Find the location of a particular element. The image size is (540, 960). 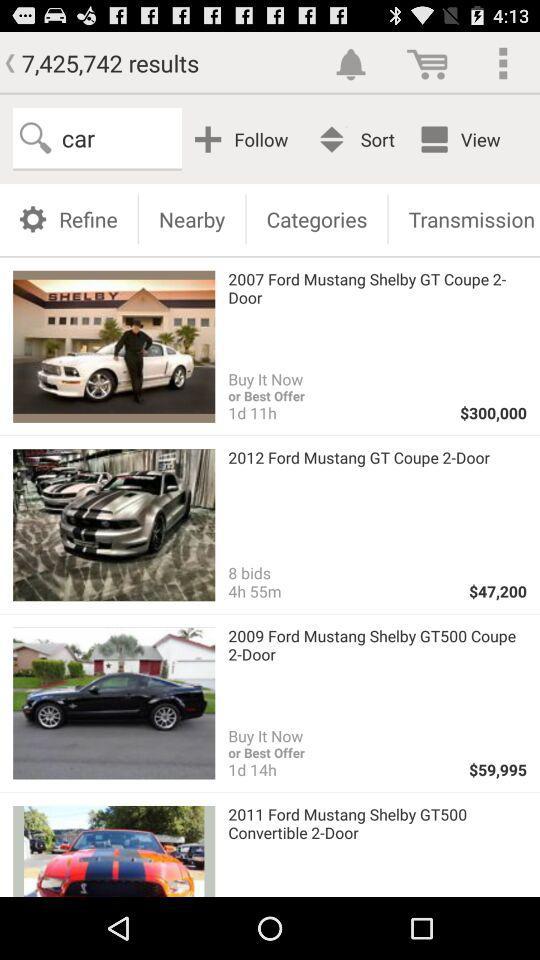

the icon above 2007 ford mustang item is located at coordinates (464, 218).